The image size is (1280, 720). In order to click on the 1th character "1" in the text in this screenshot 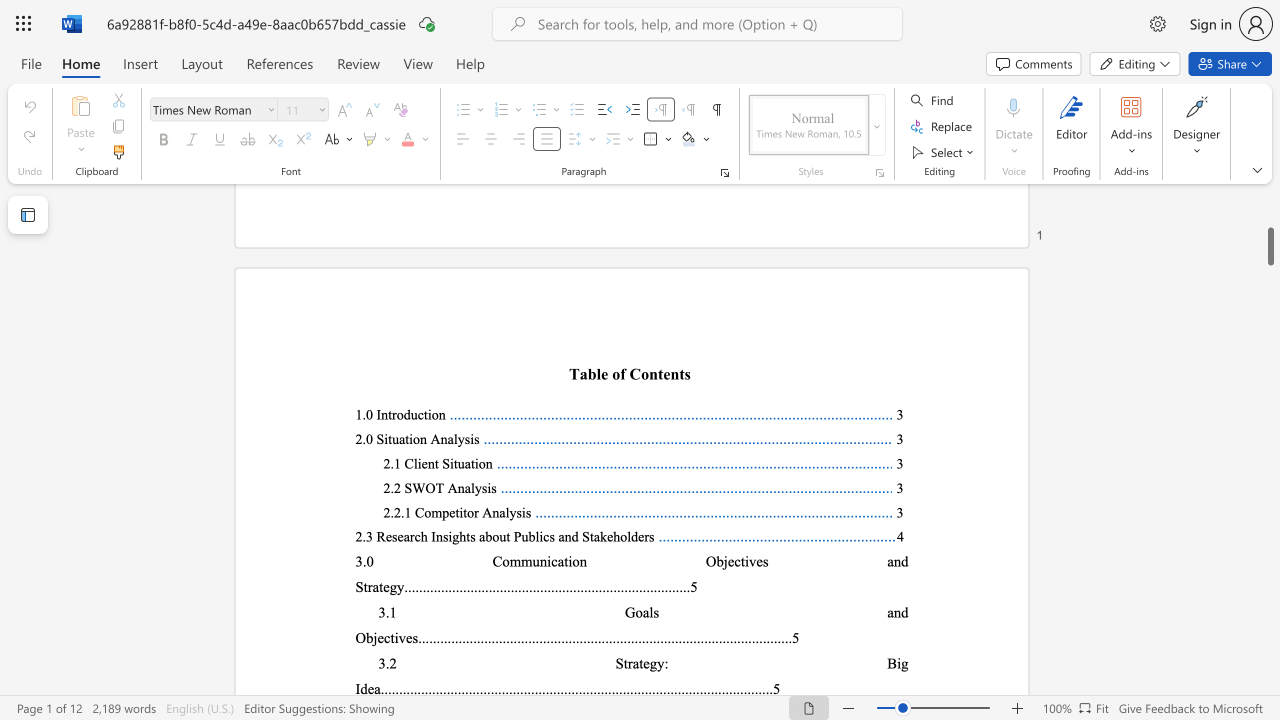, I will do `click(393, 611)`.